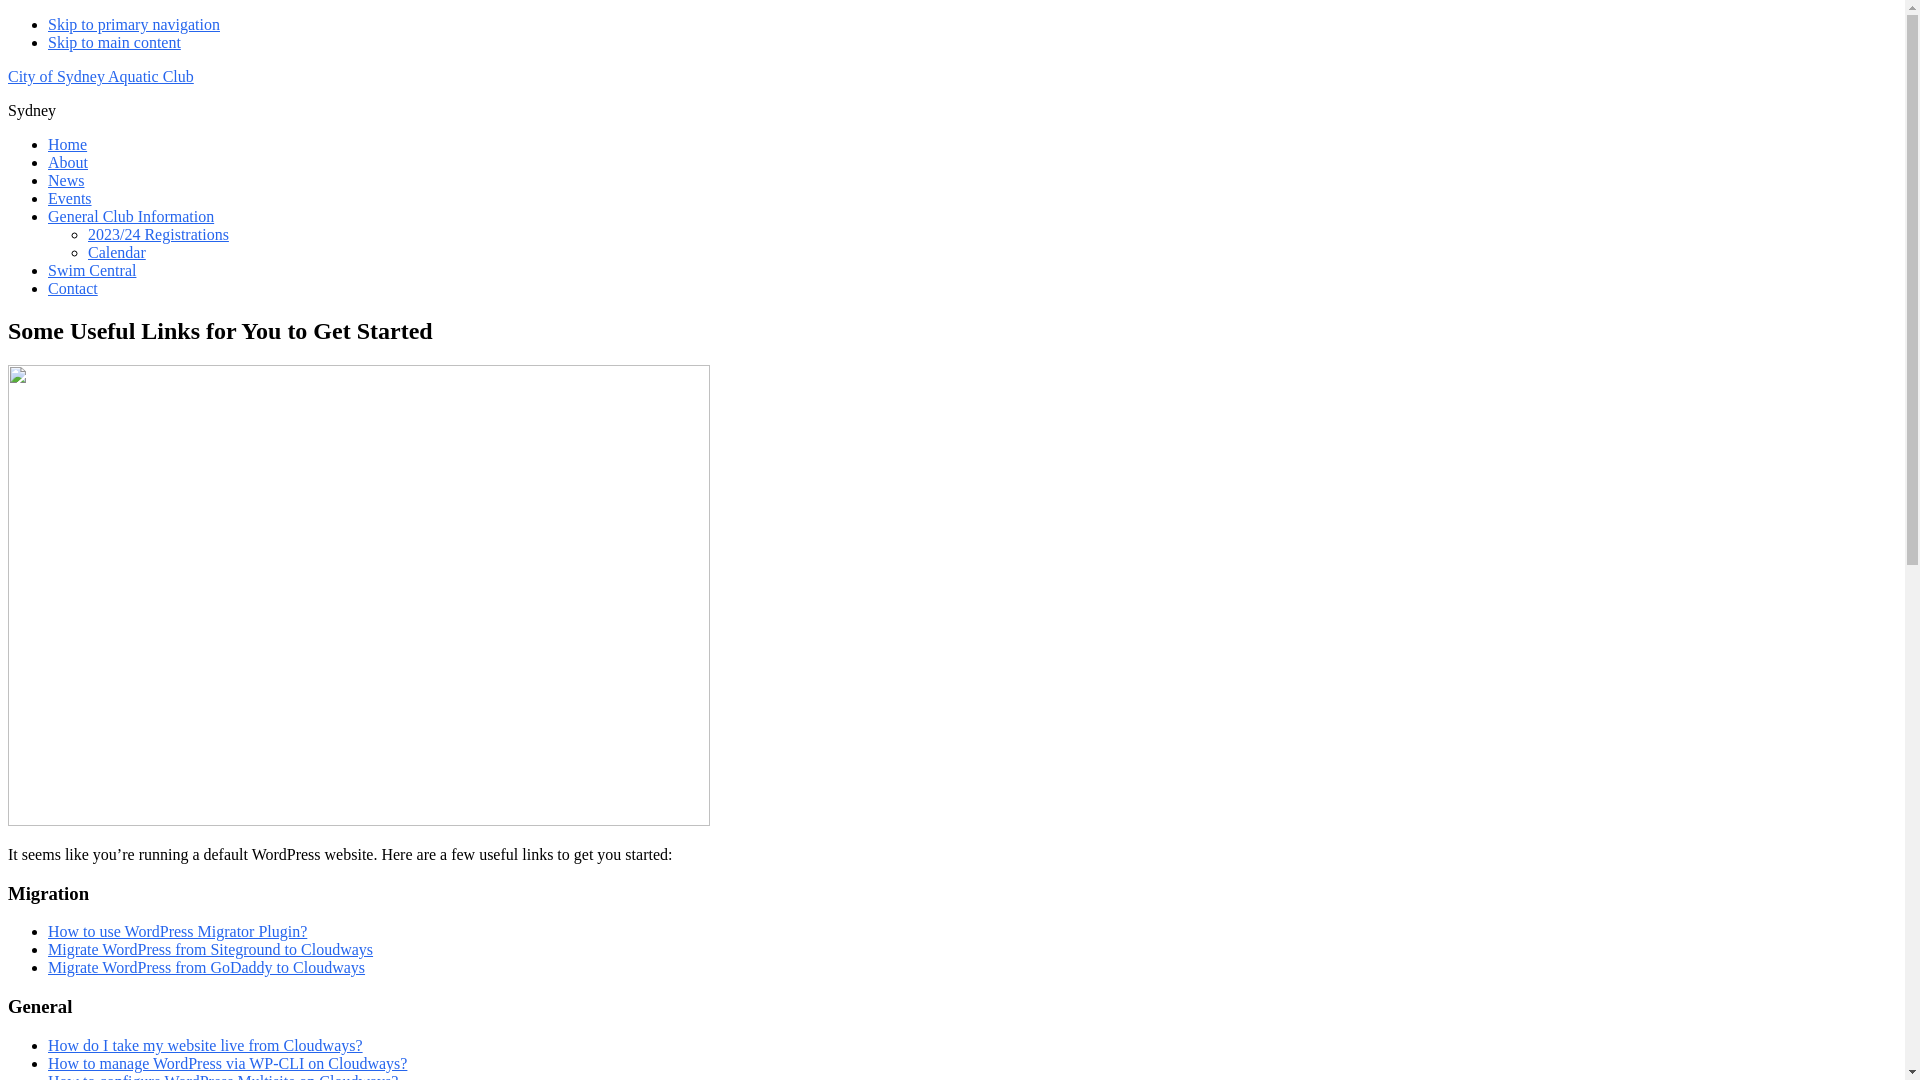  What do you see at coordinates (210, 948) in the screenshot?
I see `'Migrate WordPress from Siteground to Cloudways'` at bounding box center [210, 948].